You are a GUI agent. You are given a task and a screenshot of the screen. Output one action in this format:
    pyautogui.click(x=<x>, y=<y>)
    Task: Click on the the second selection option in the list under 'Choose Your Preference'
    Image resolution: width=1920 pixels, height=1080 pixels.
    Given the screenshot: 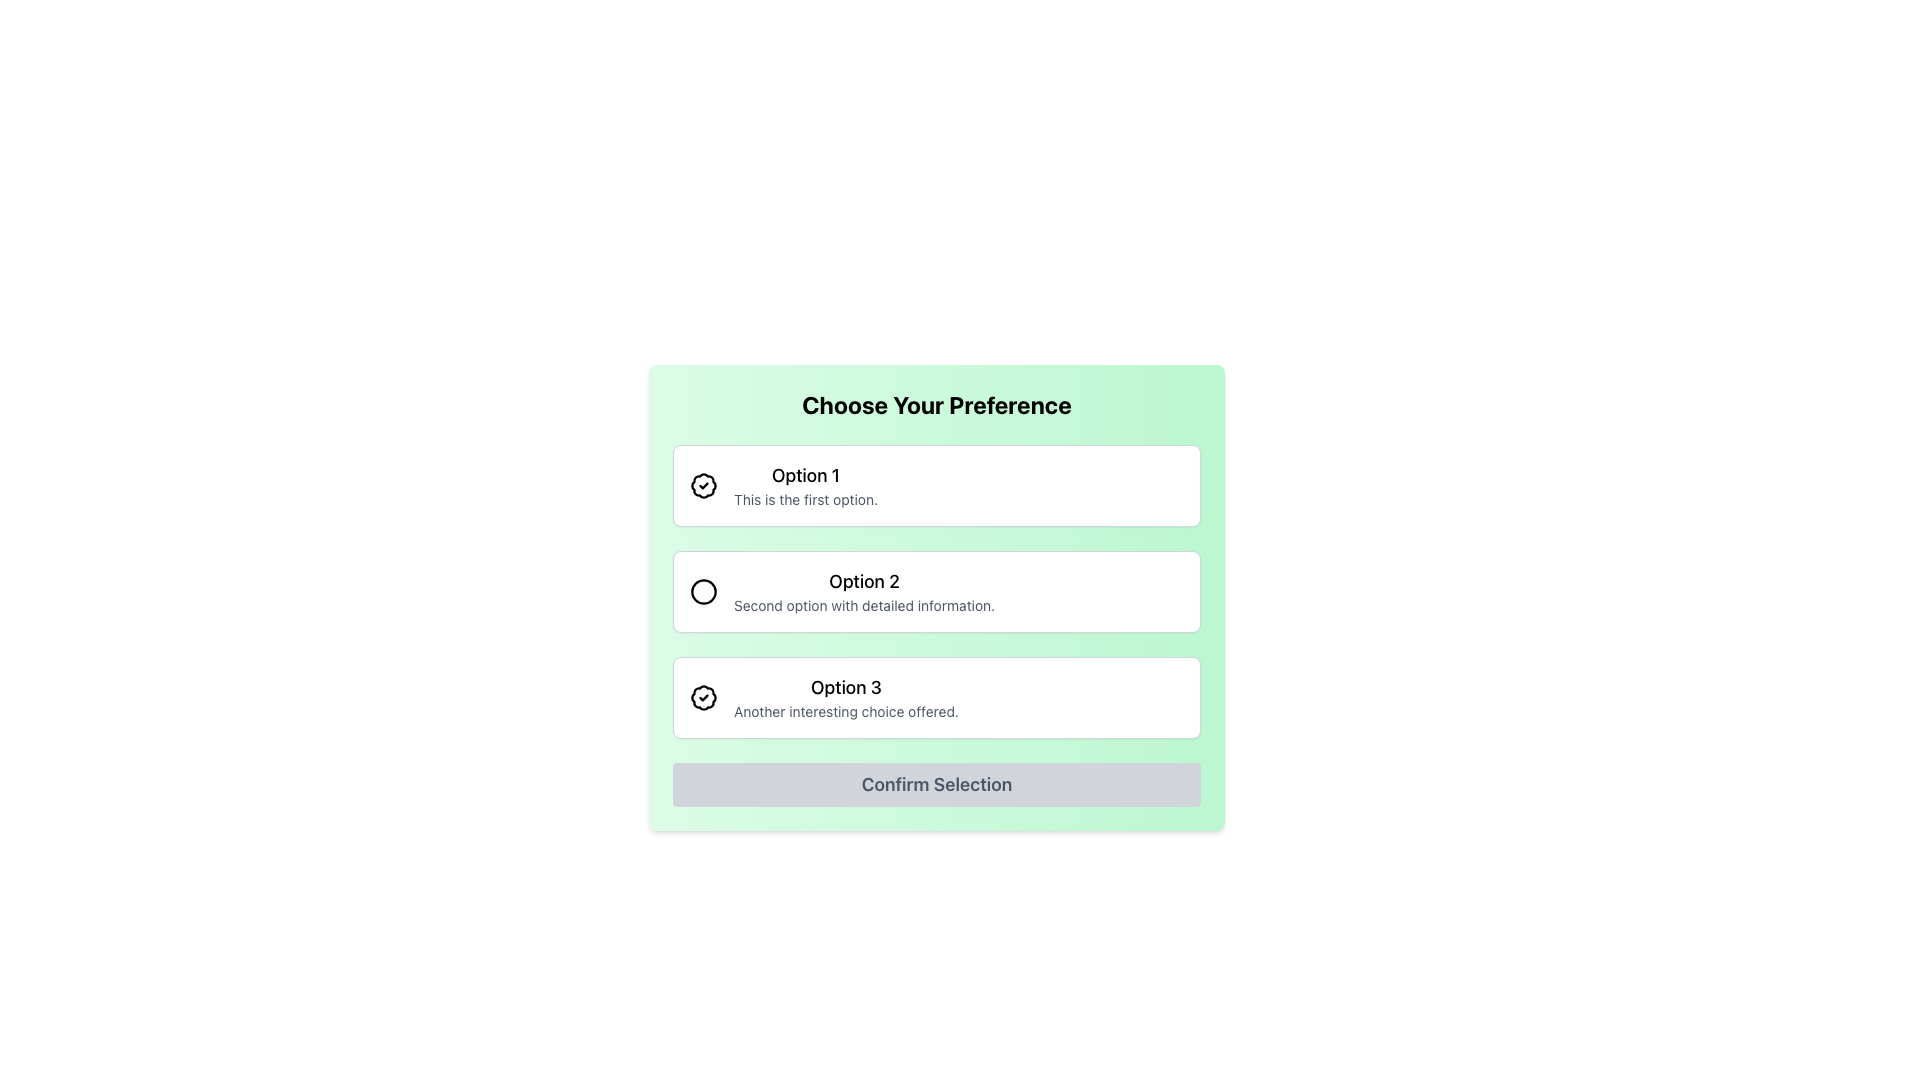 What is the action you would take?
    pyautogui.click(x=935, y=596)
    